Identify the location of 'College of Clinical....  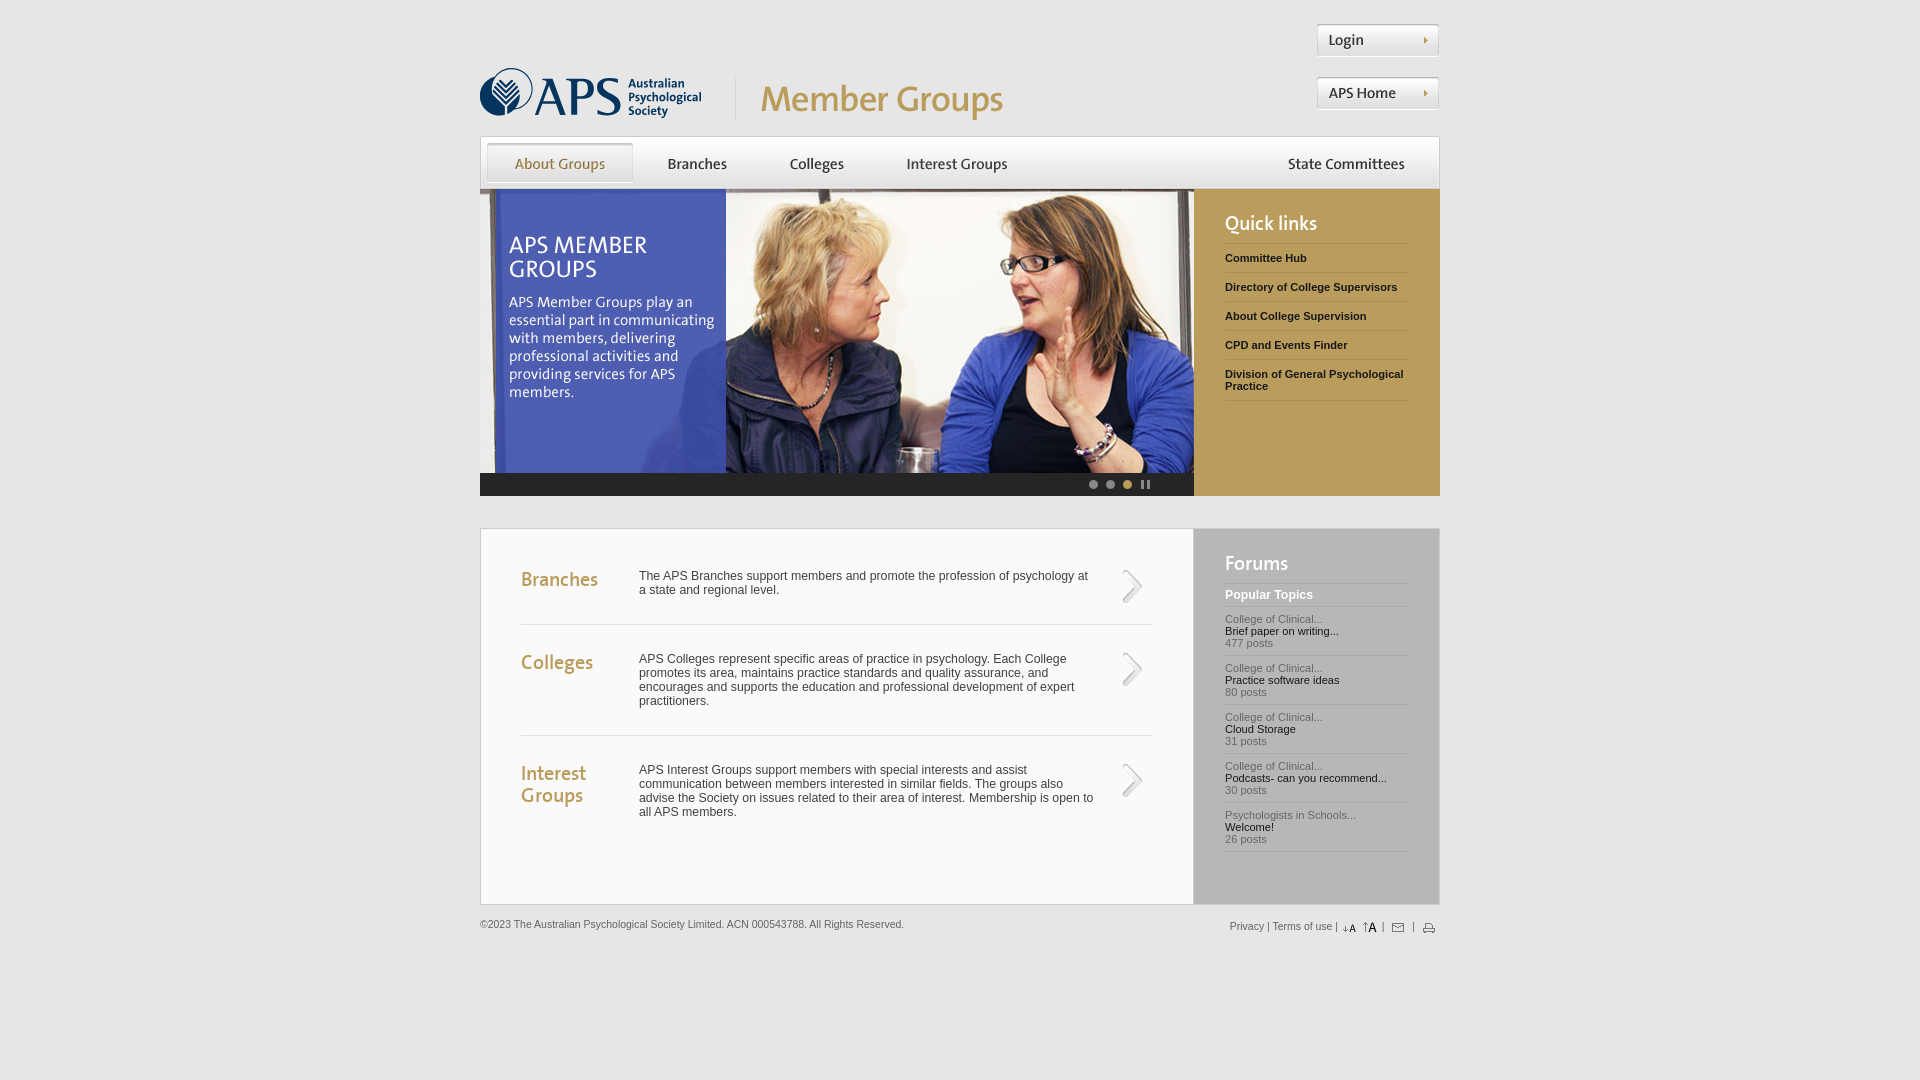
(1316, 729).